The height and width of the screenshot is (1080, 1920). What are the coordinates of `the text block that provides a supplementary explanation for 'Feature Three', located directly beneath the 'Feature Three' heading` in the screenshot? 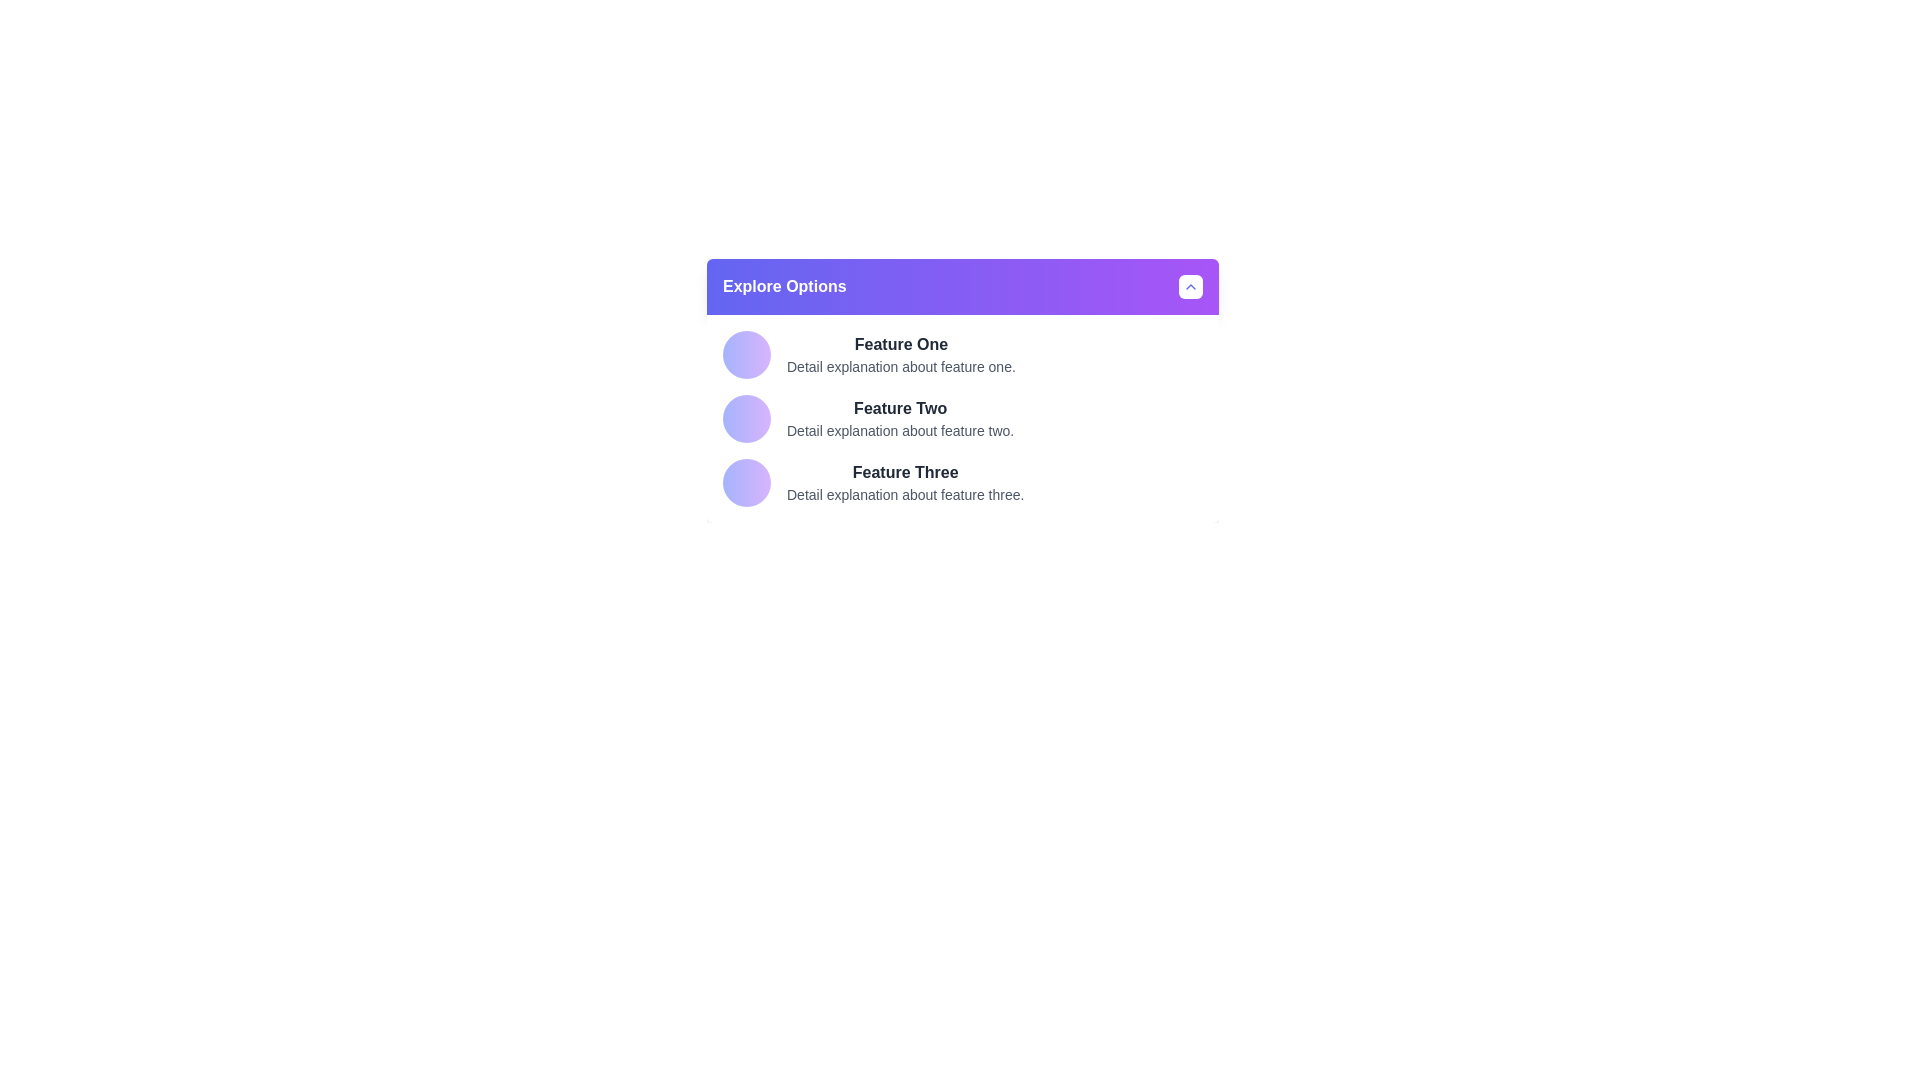 It's located at (904, 494).